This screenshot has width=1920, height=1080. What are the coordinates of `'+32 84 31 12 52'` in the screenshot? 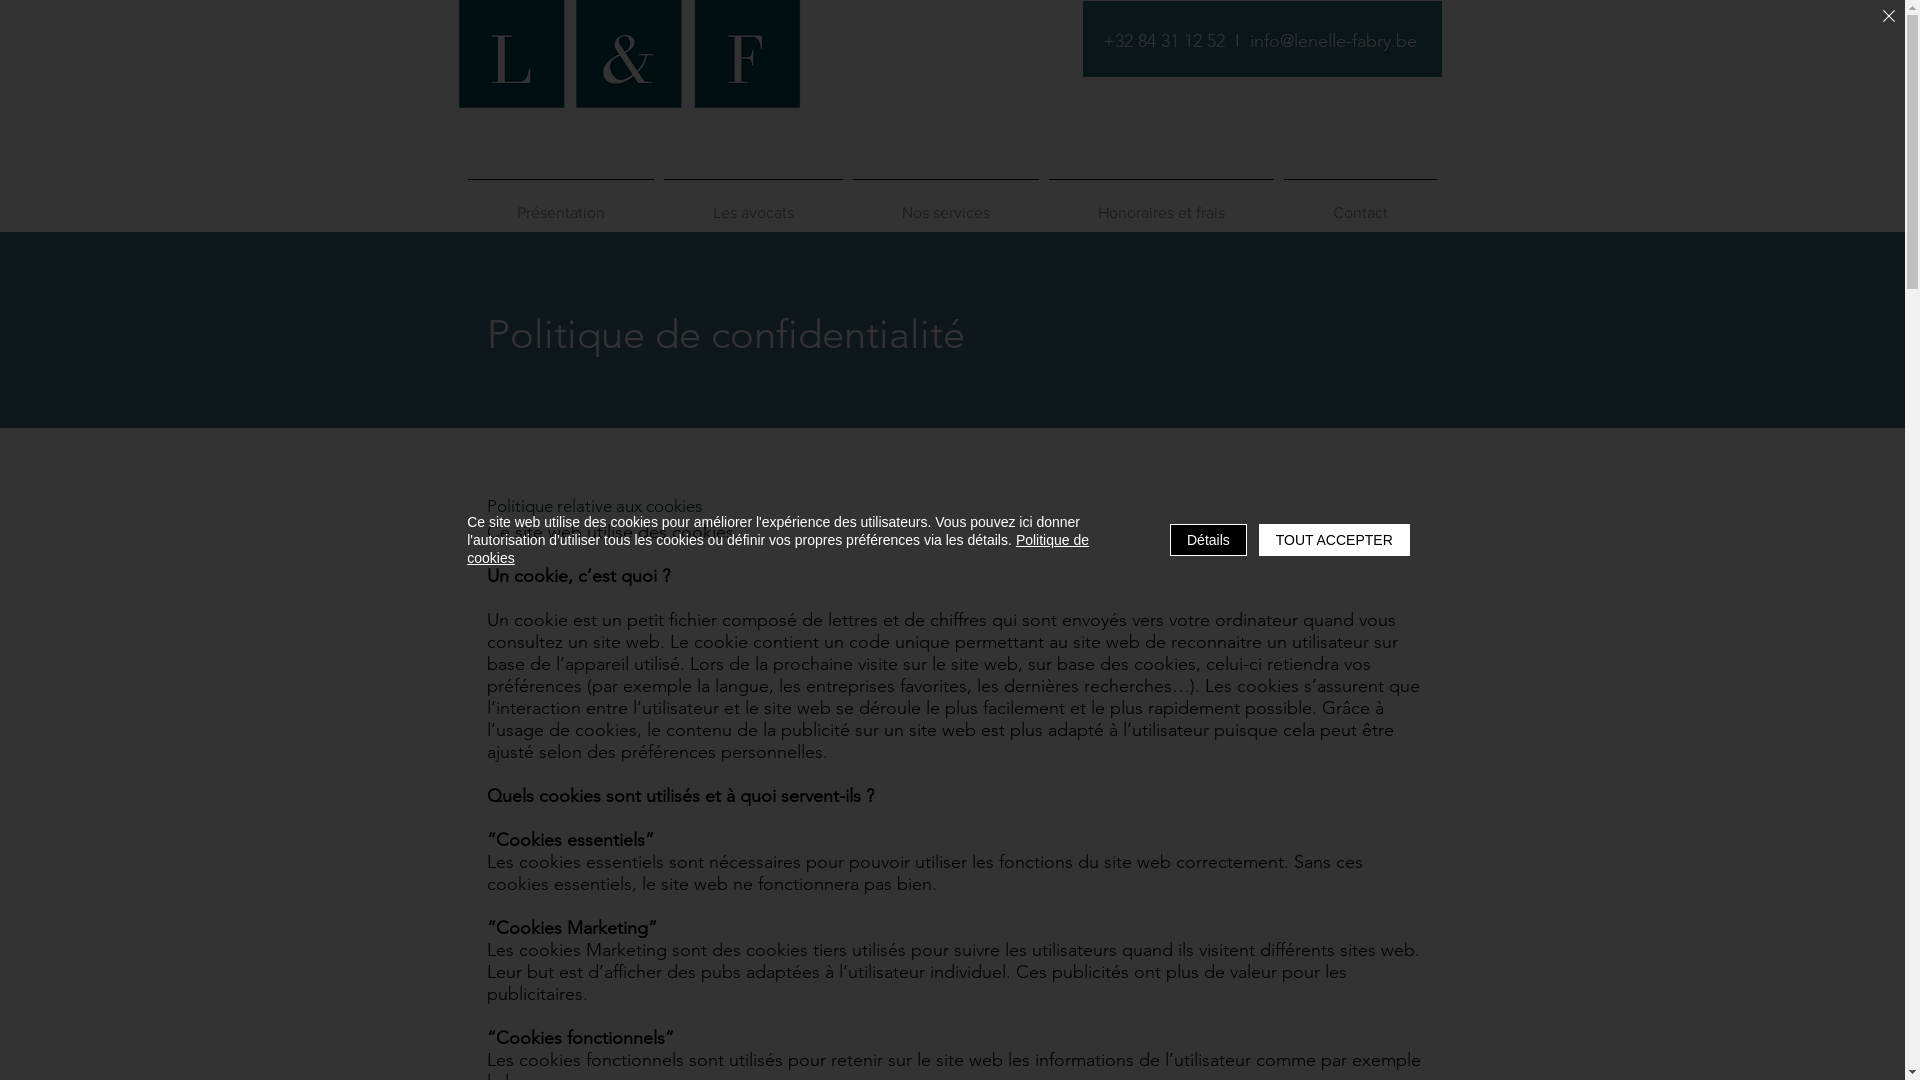 It's located at (1162, 41).